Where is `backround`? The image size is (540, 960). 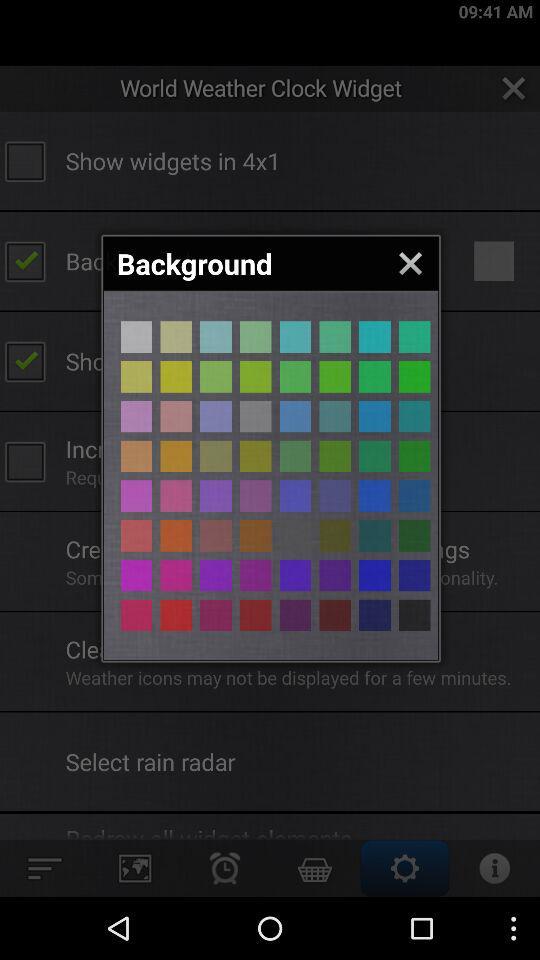 backround is located at coordinates (374, 415).